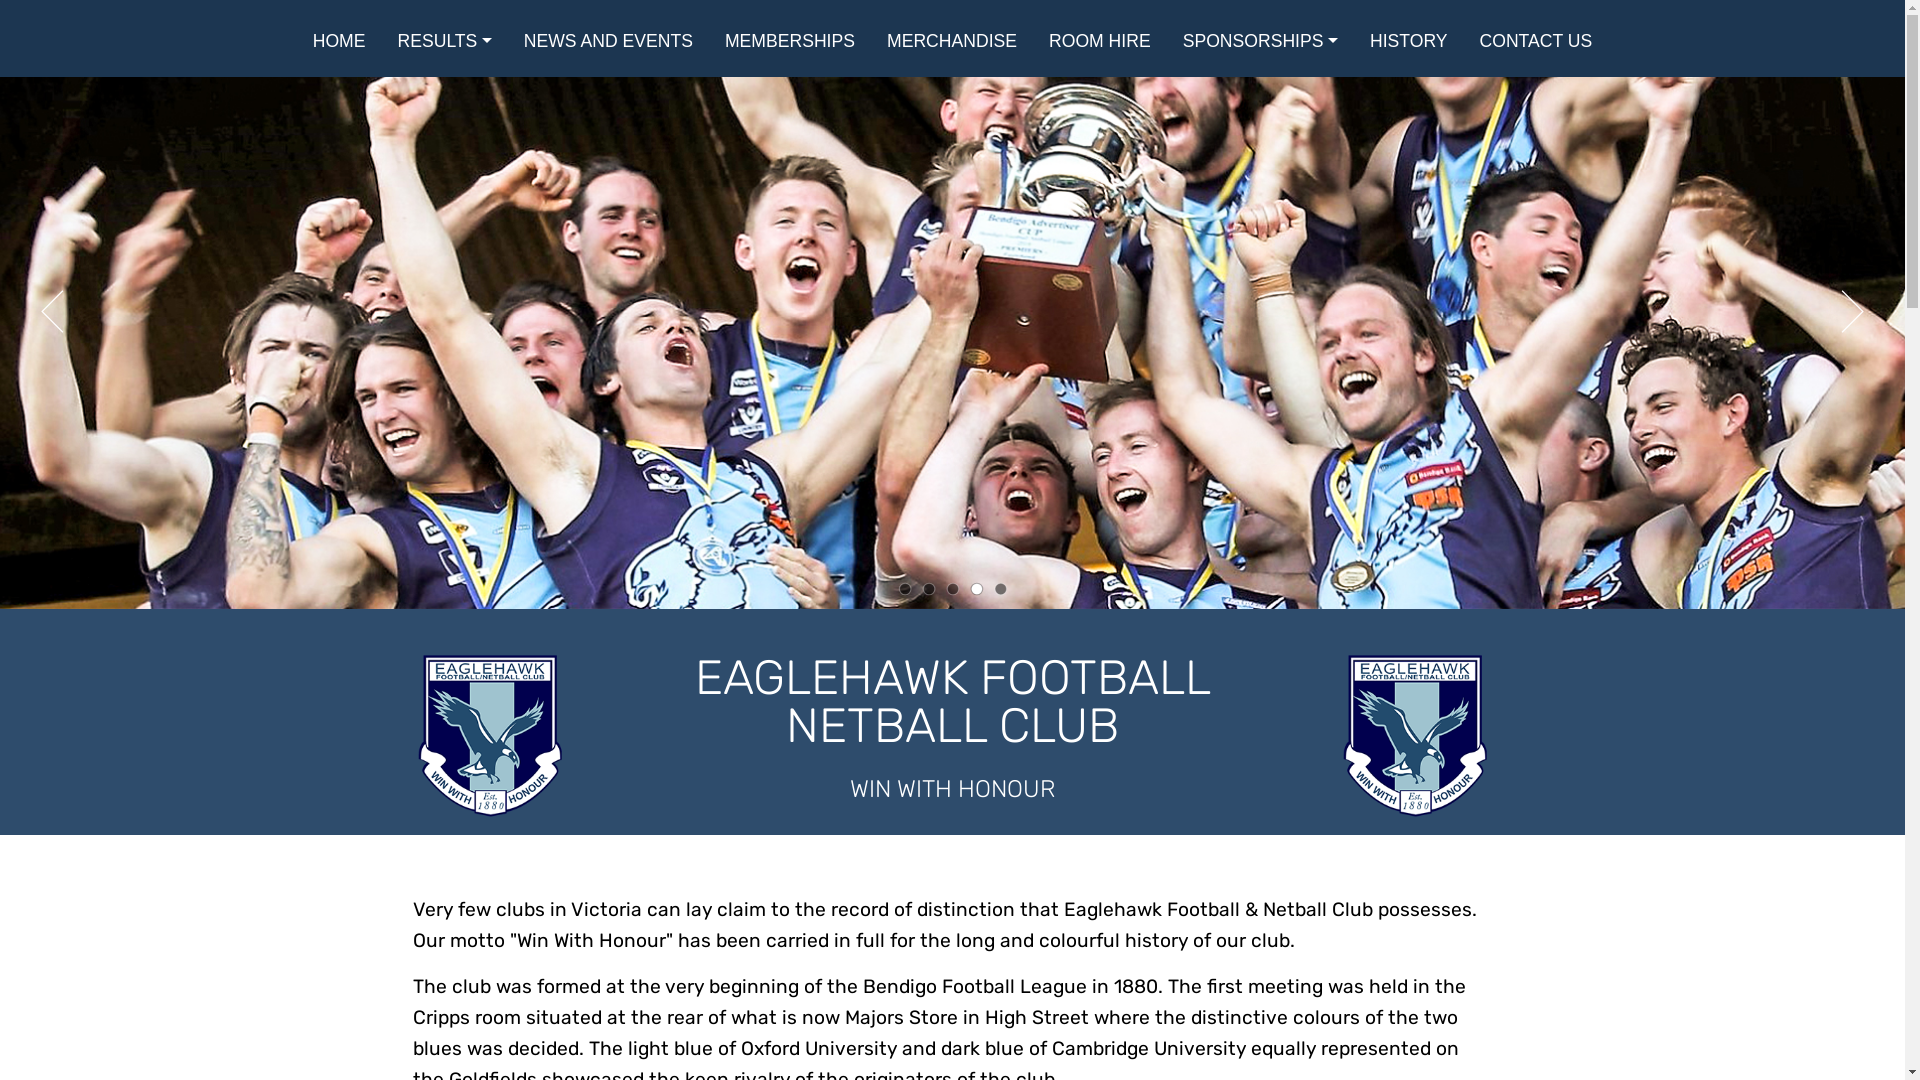 The height and width of the screenshot is (1080, 1920). What do you see at coordinates (1535, 41) in the screenshot?
I see `'CONTACT US'` at bounding box center [1535, 41].